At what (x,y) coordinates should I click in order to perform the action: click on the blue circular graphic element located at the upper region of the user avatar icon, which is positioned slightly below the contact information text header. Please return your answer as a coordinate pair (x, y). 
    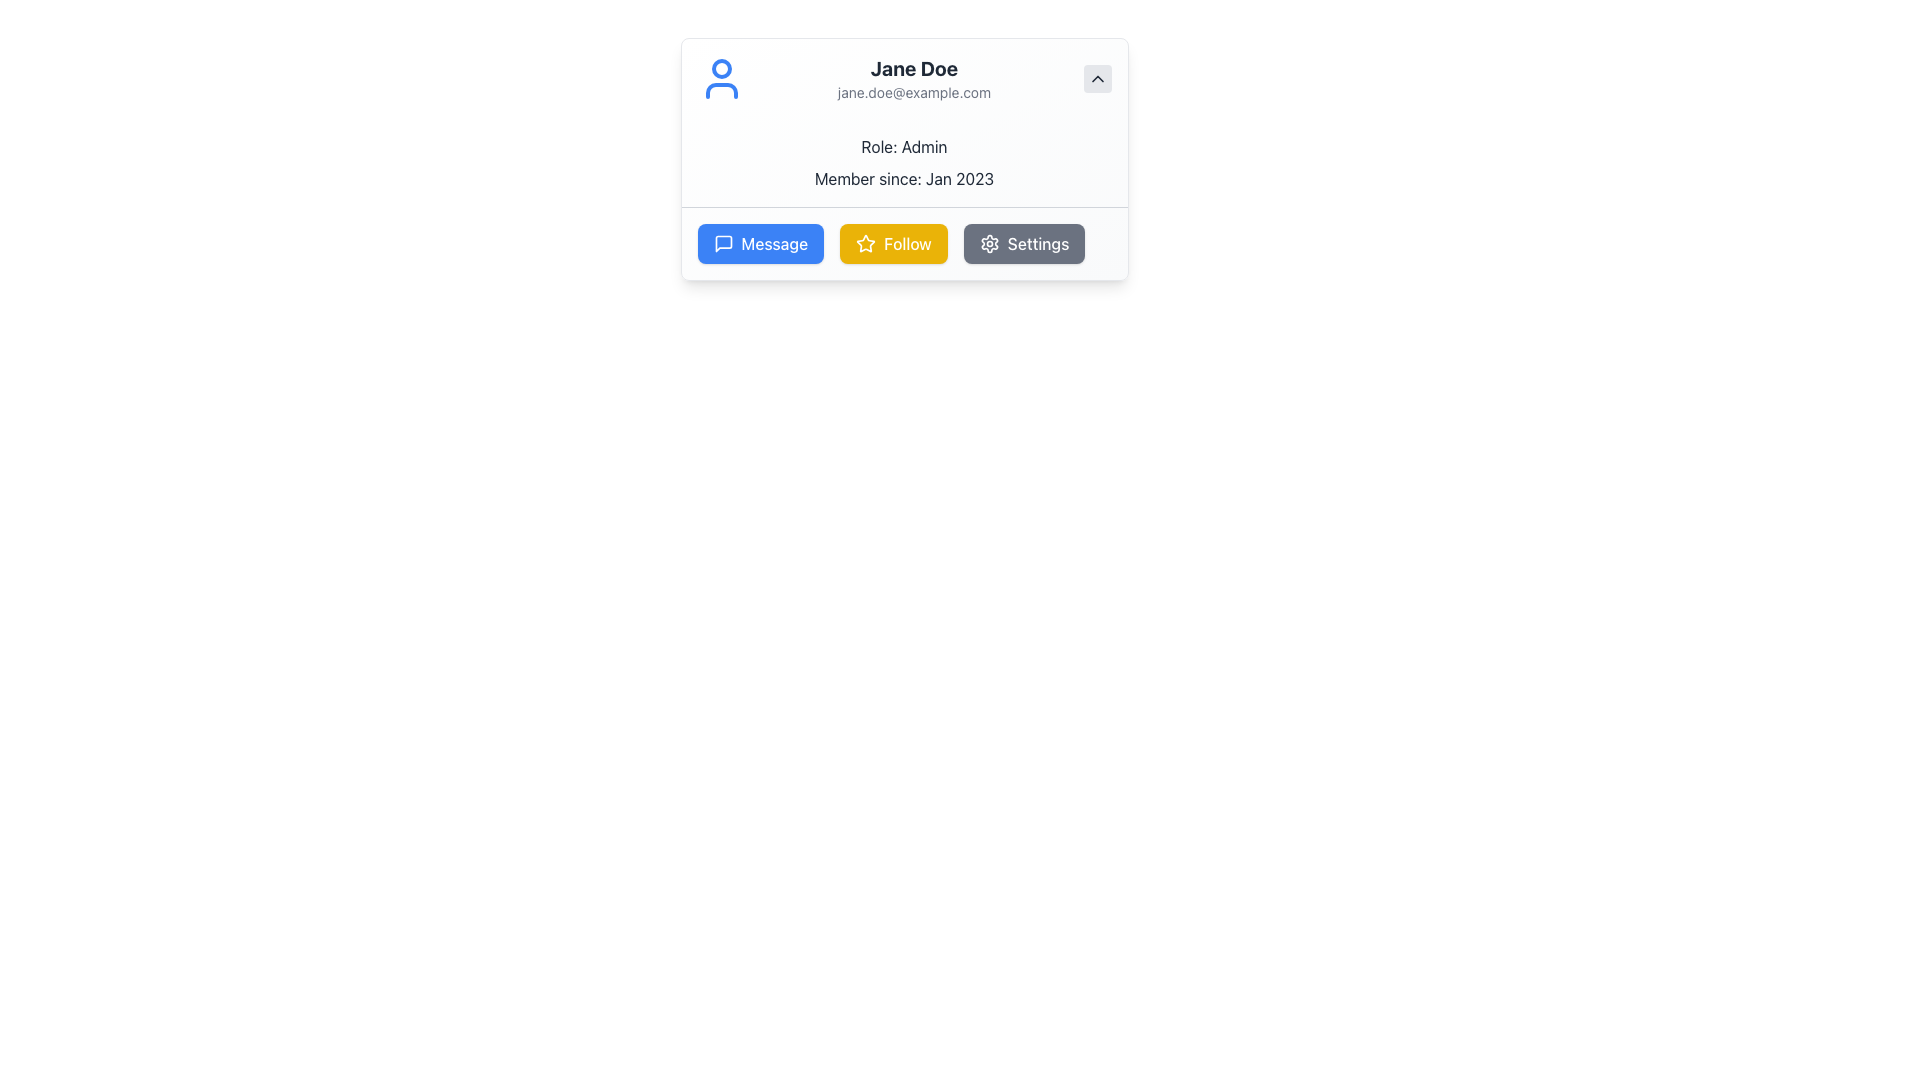
    Looking at the image, I should click on (720, 68).